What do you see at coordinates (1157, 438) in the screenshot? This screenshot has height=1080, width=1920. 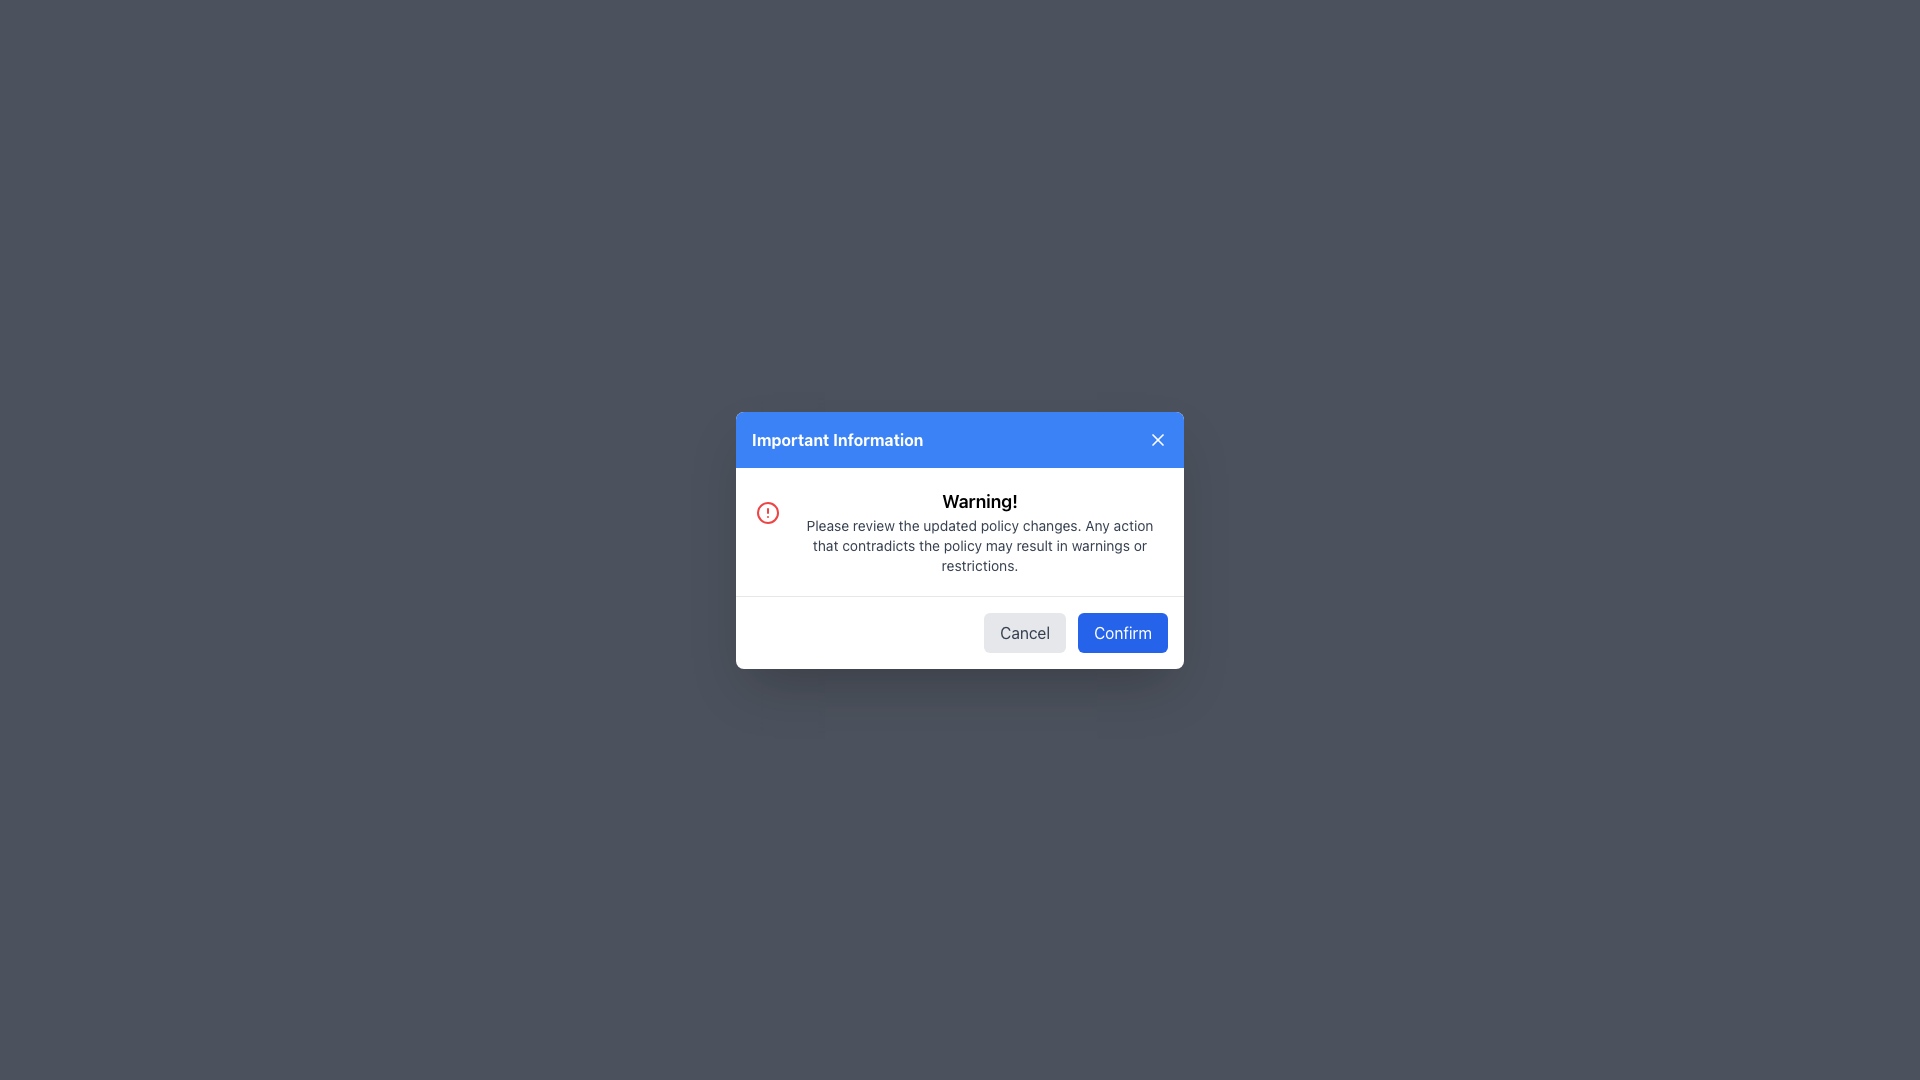 I see `the close button located at the top-right corner of the blue header bar labeled 'Important Information'` at bounding box center [1157, 438].